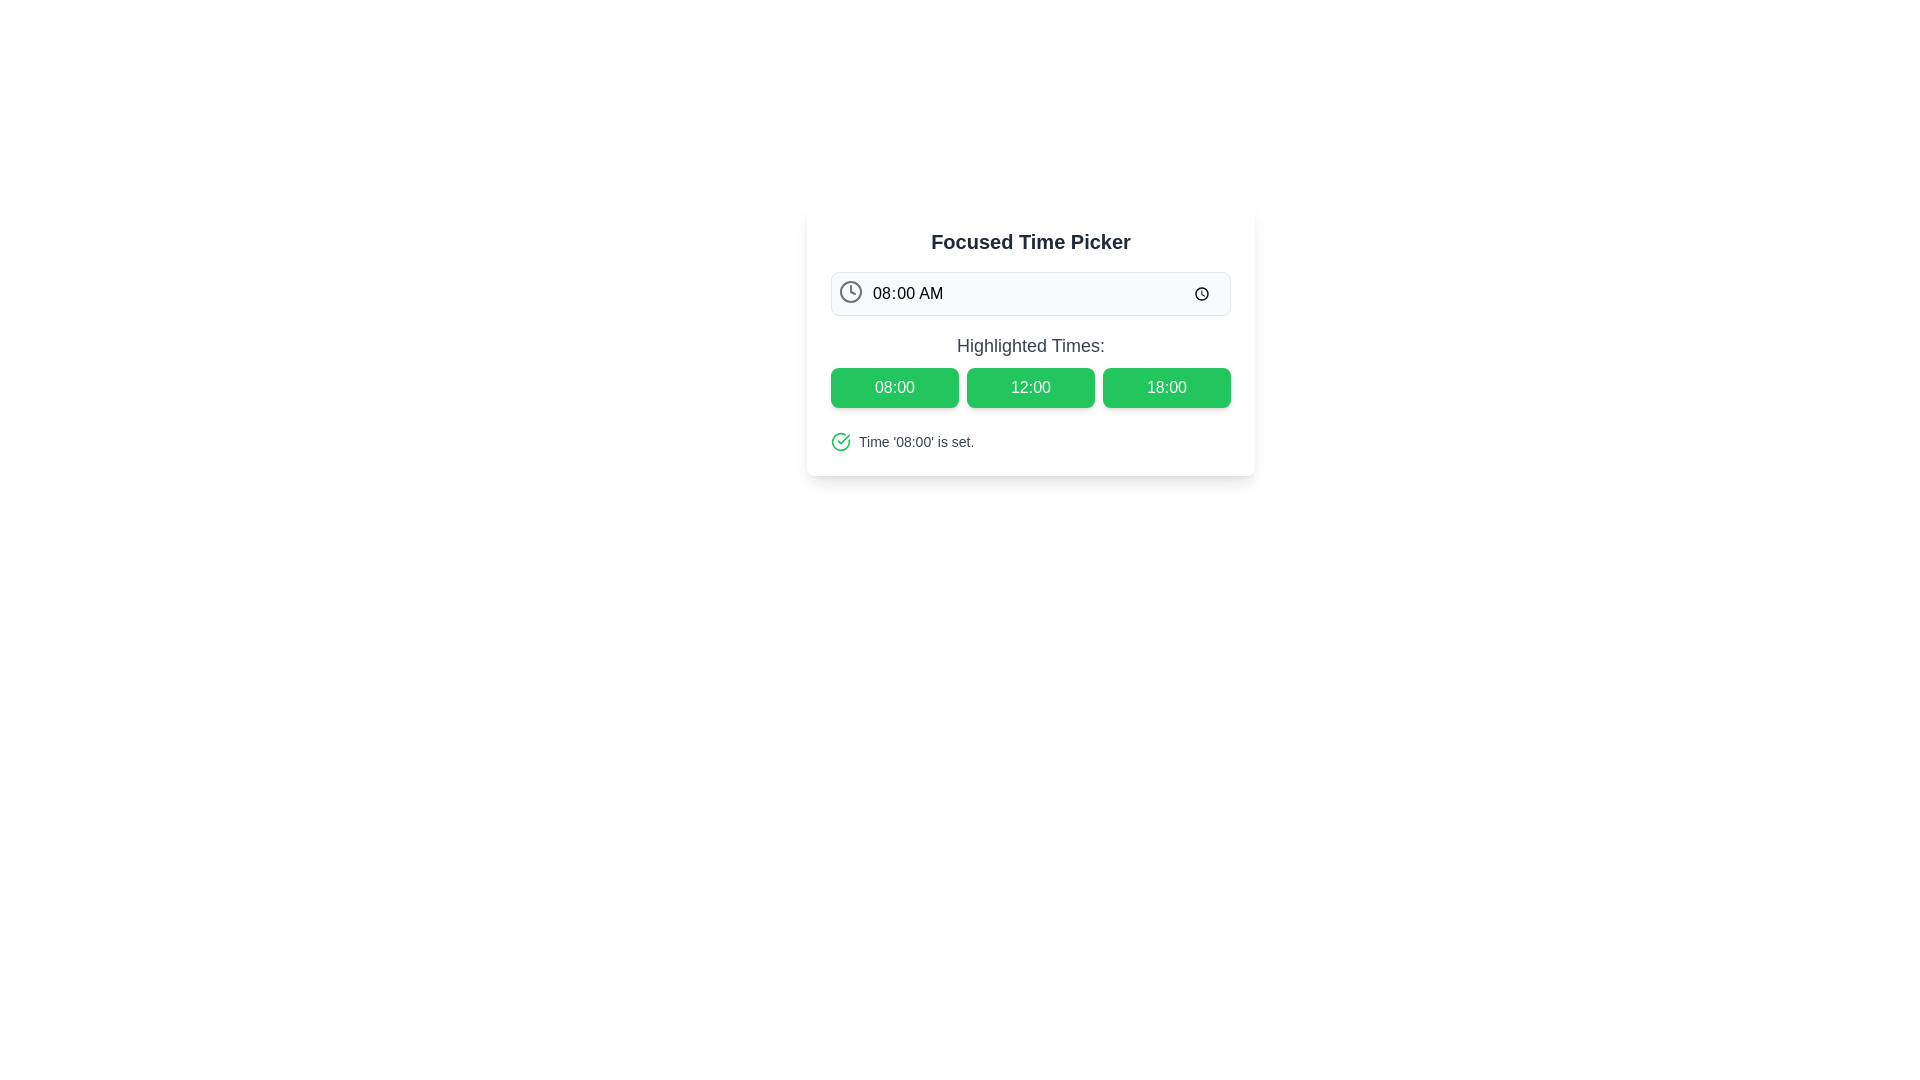  What do you see at coordinates (1031, 241) in the screenshot?
I see `the 'Focused Time Picker' text header element, which is a bold serif styled label prominently displayed at the top of the content block` at bounding box center [1031, 241].